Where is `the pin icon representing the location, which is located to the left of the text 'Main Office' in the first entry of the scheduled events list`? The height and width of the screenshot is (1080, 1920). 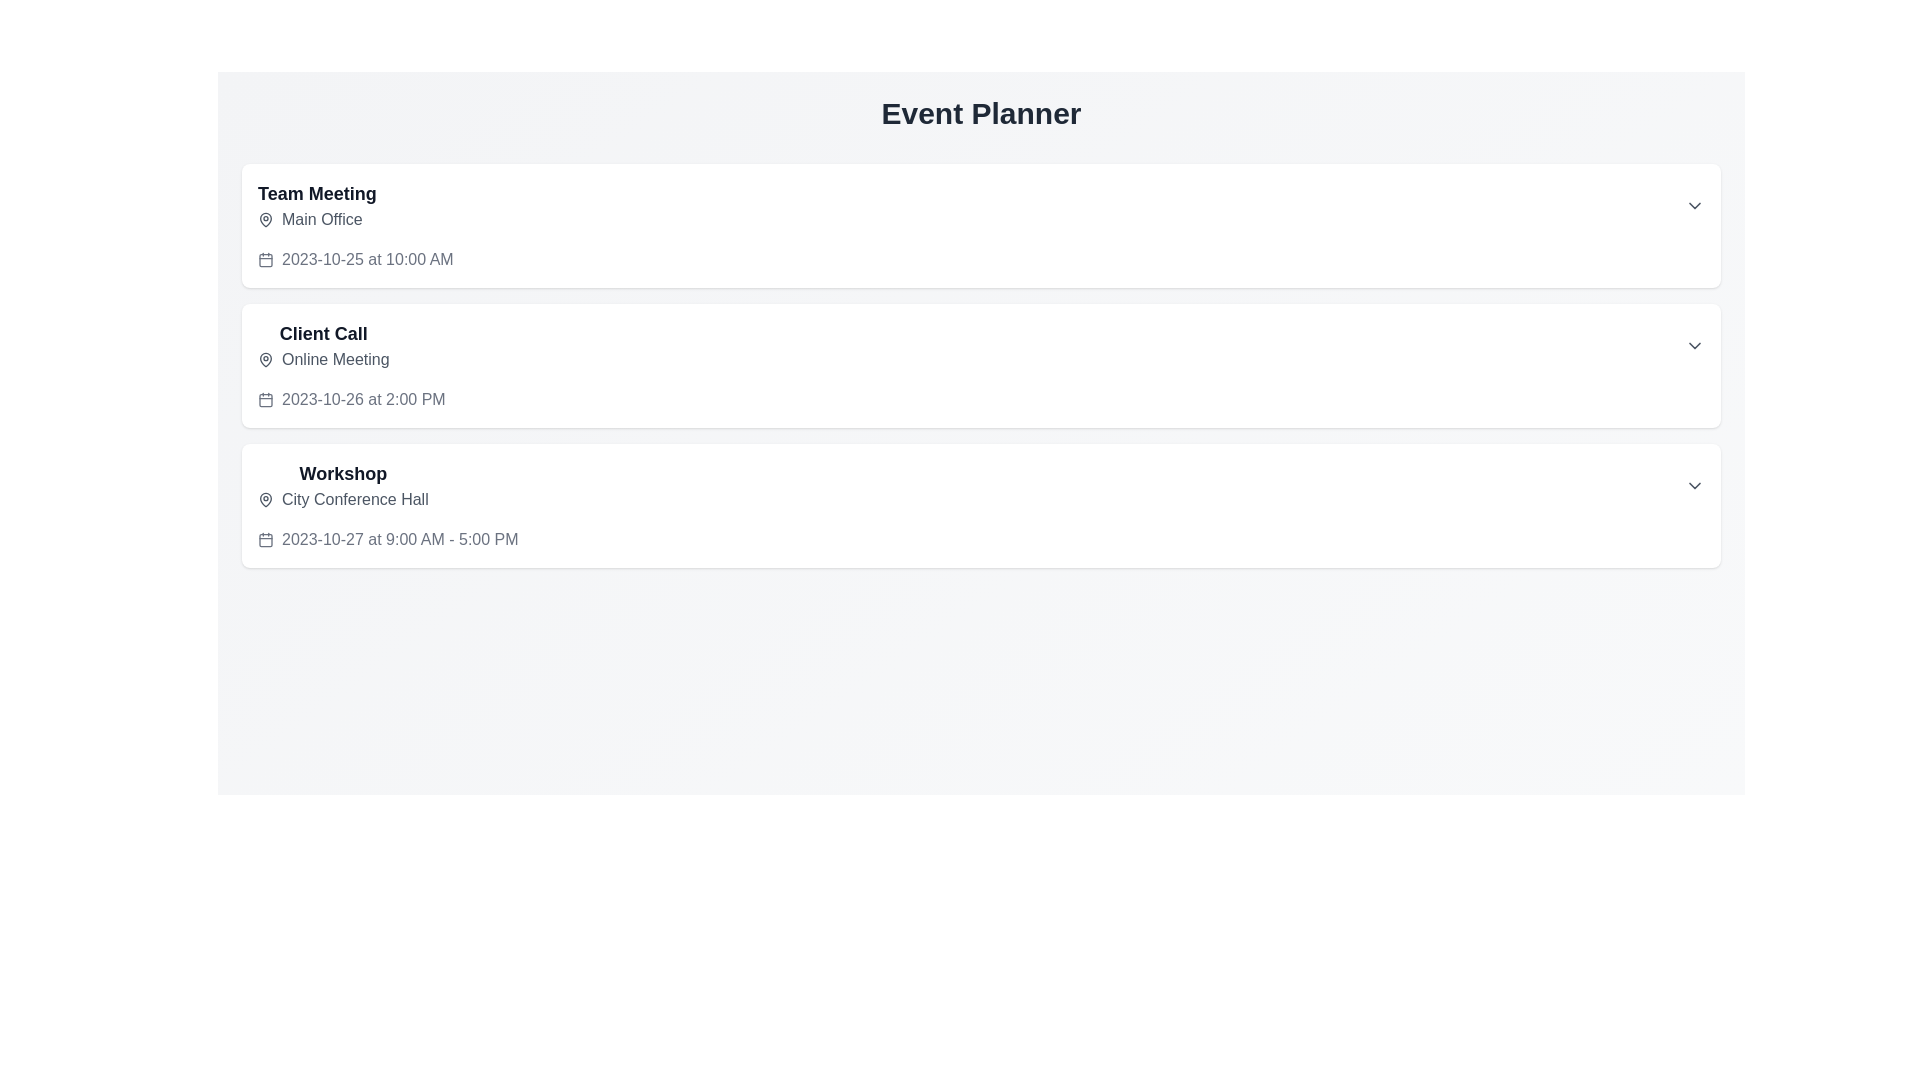
the pin icon representing the location, which is located to the left of the text 'Main Office' in the first entry of the scheduled events list is located at coordinates (264, 219).